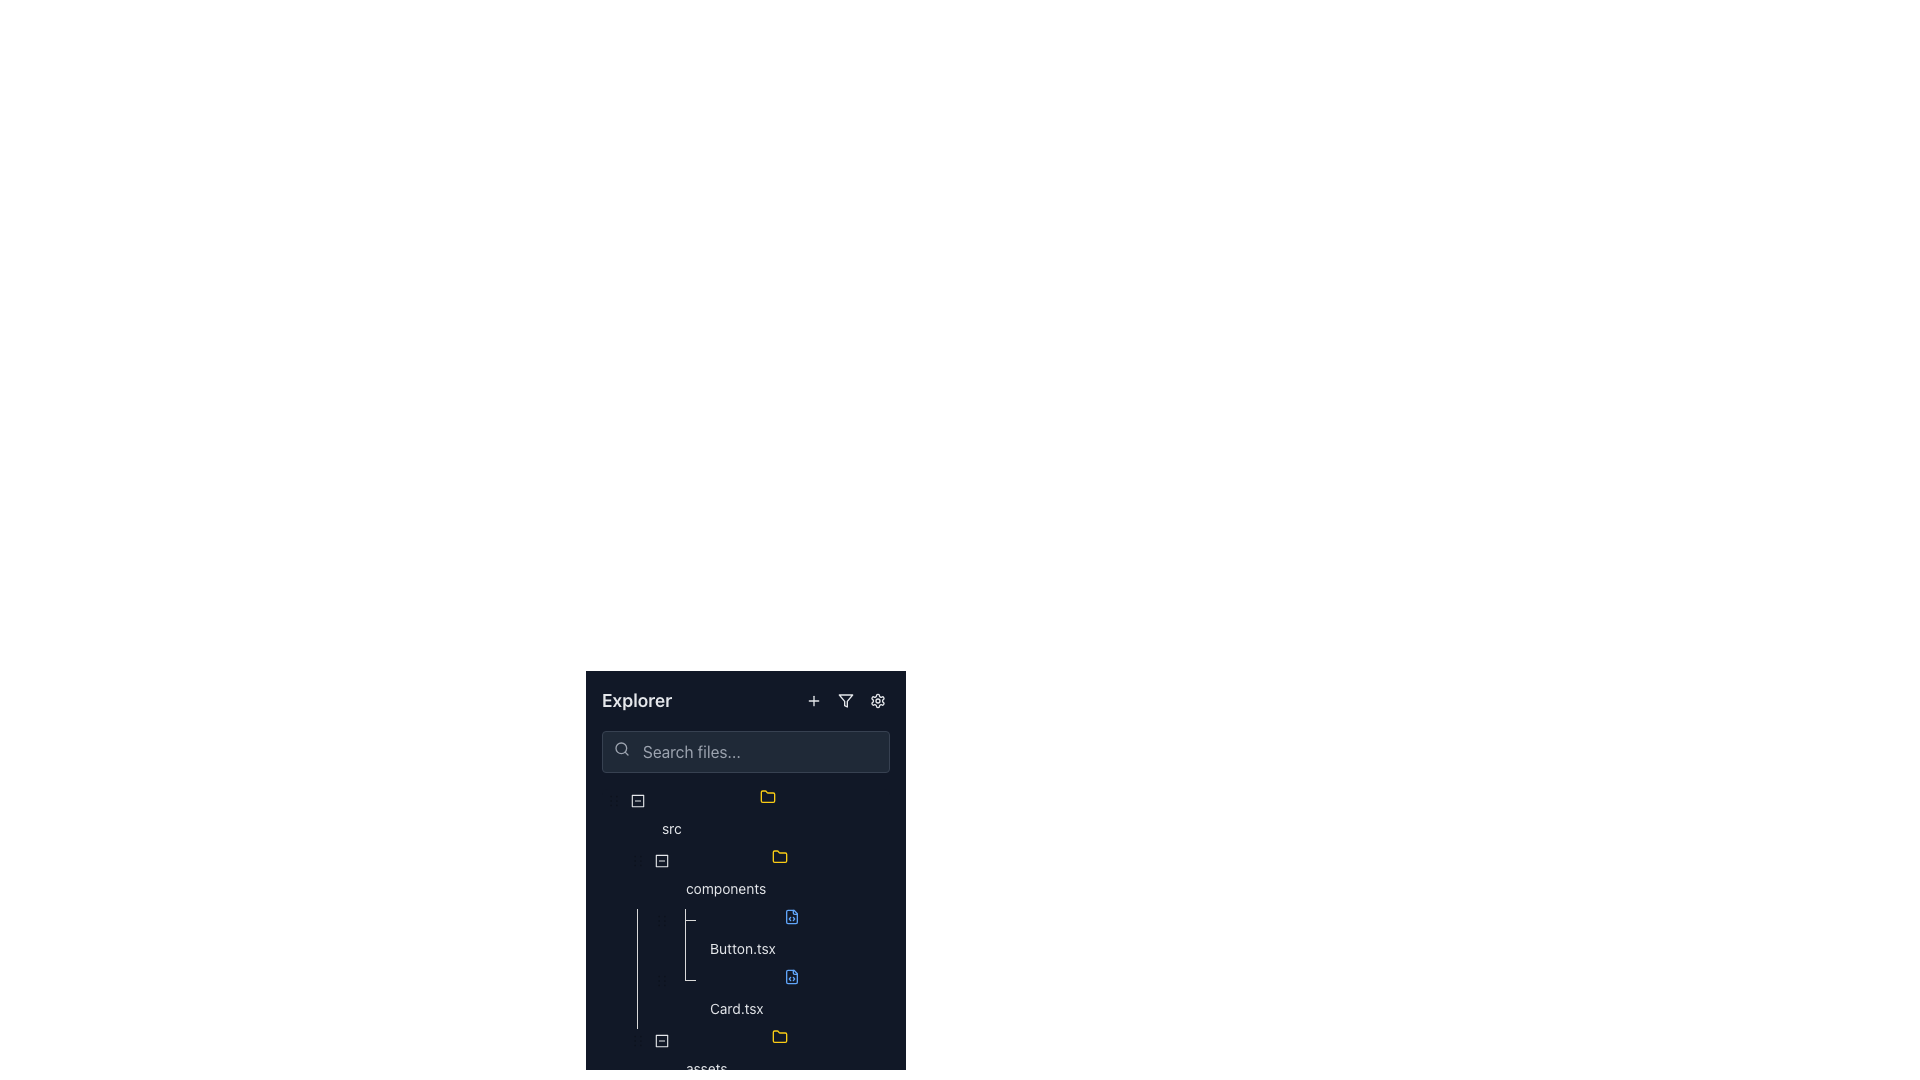 This screenshot has height=1080, width=1920. What do you see at coordinates (744, 937) in the screenshot?
I see `the 'Button.tsx' text node` at bounding box center [744, 937].